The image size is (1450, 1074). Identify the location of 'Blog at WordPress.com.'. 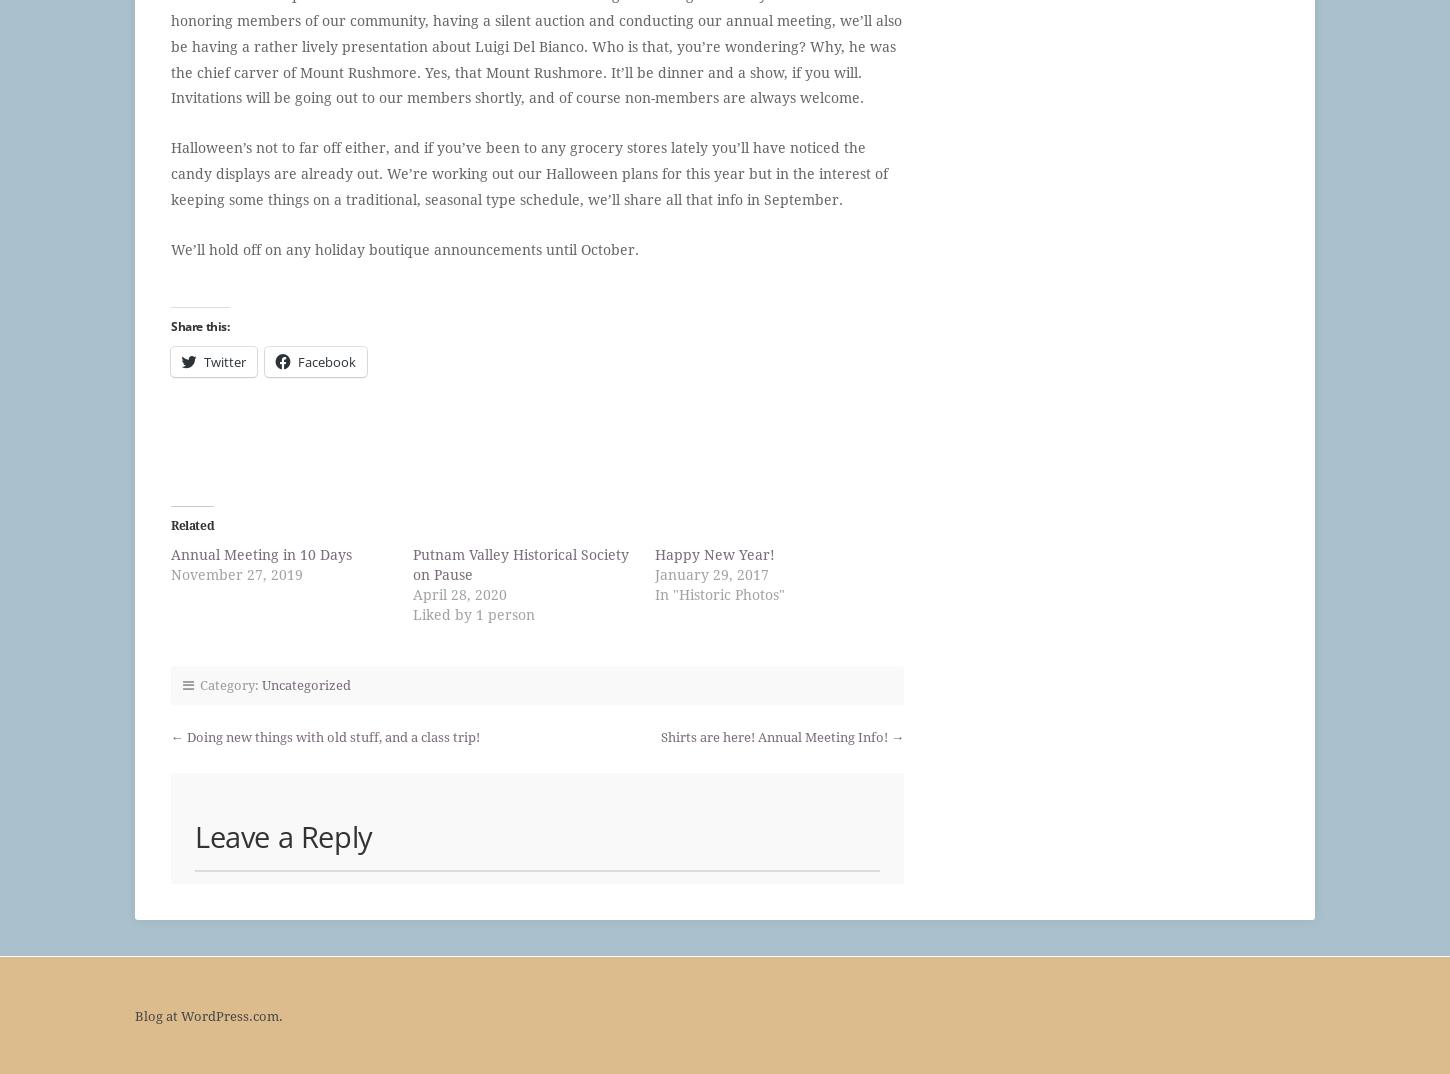
(207, 1014).